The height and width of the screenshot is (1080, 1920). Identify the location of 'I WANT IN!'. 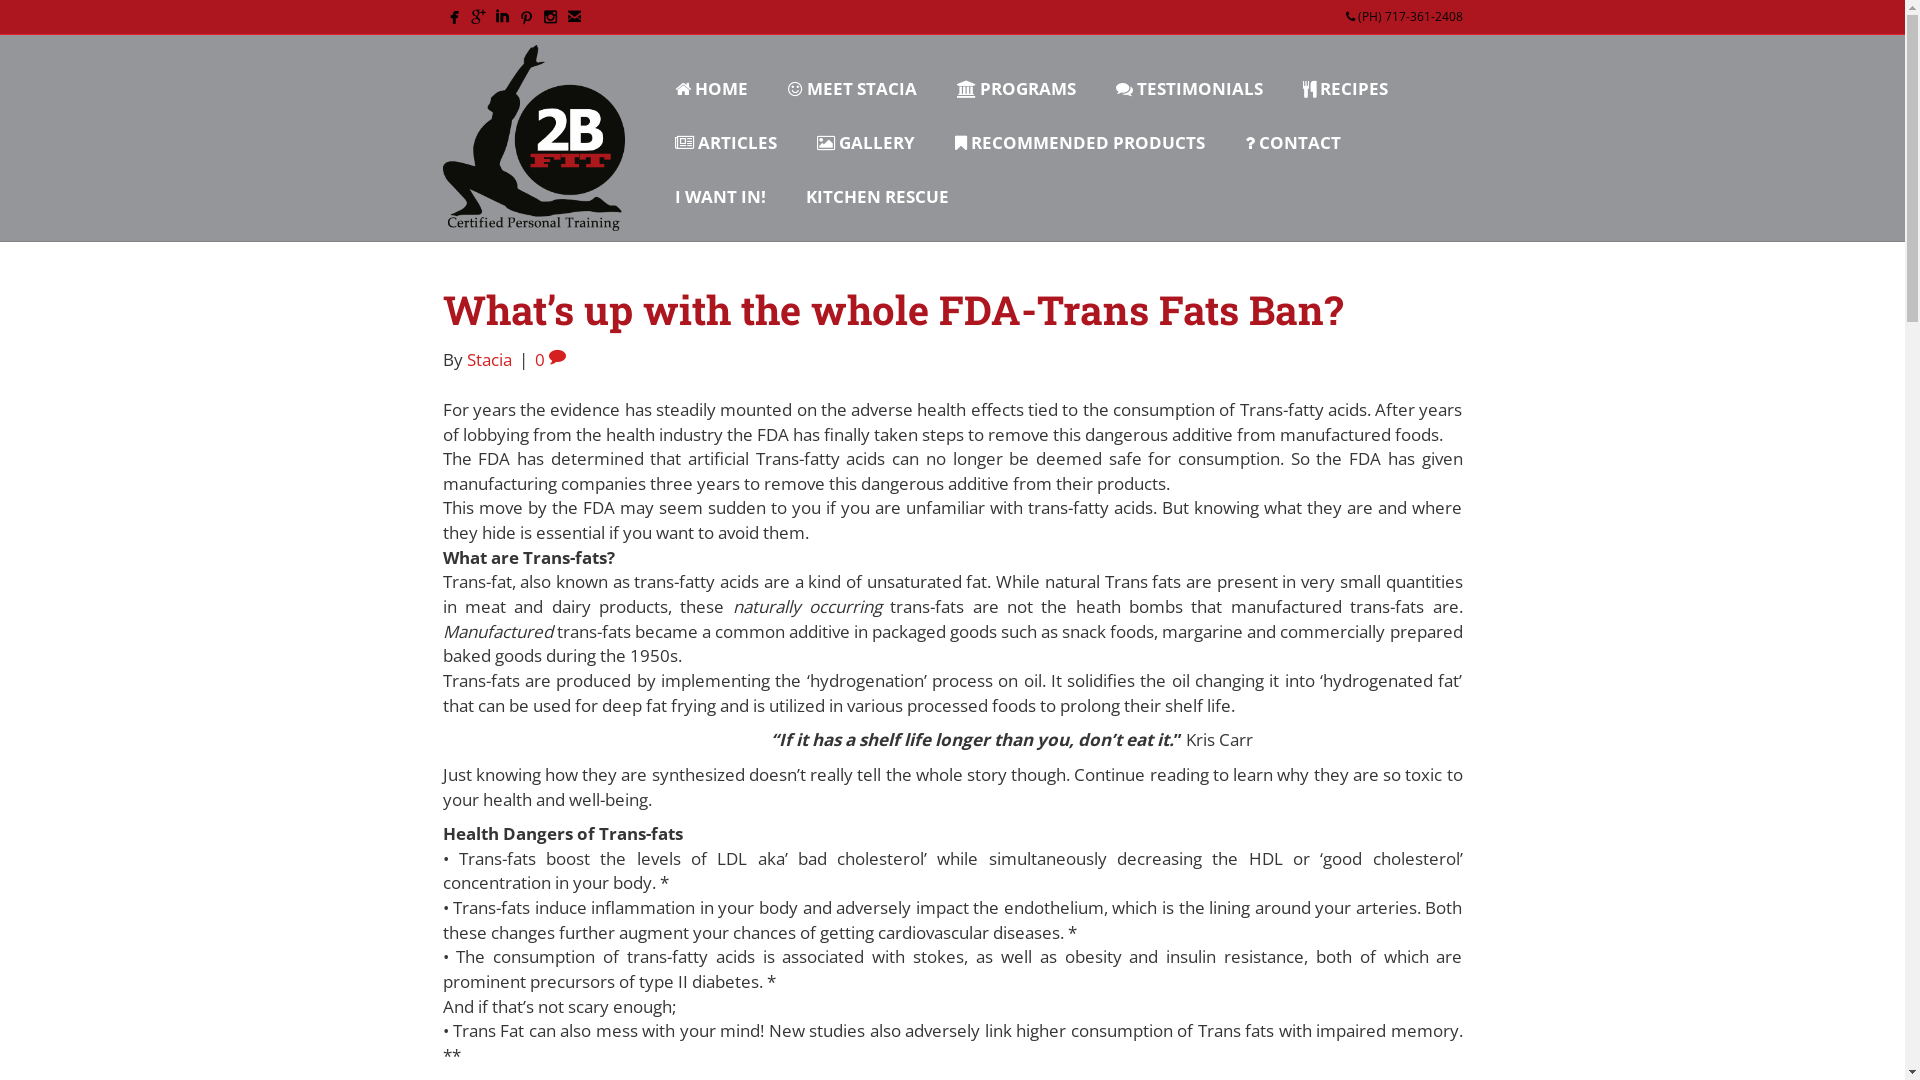
(720, 192).